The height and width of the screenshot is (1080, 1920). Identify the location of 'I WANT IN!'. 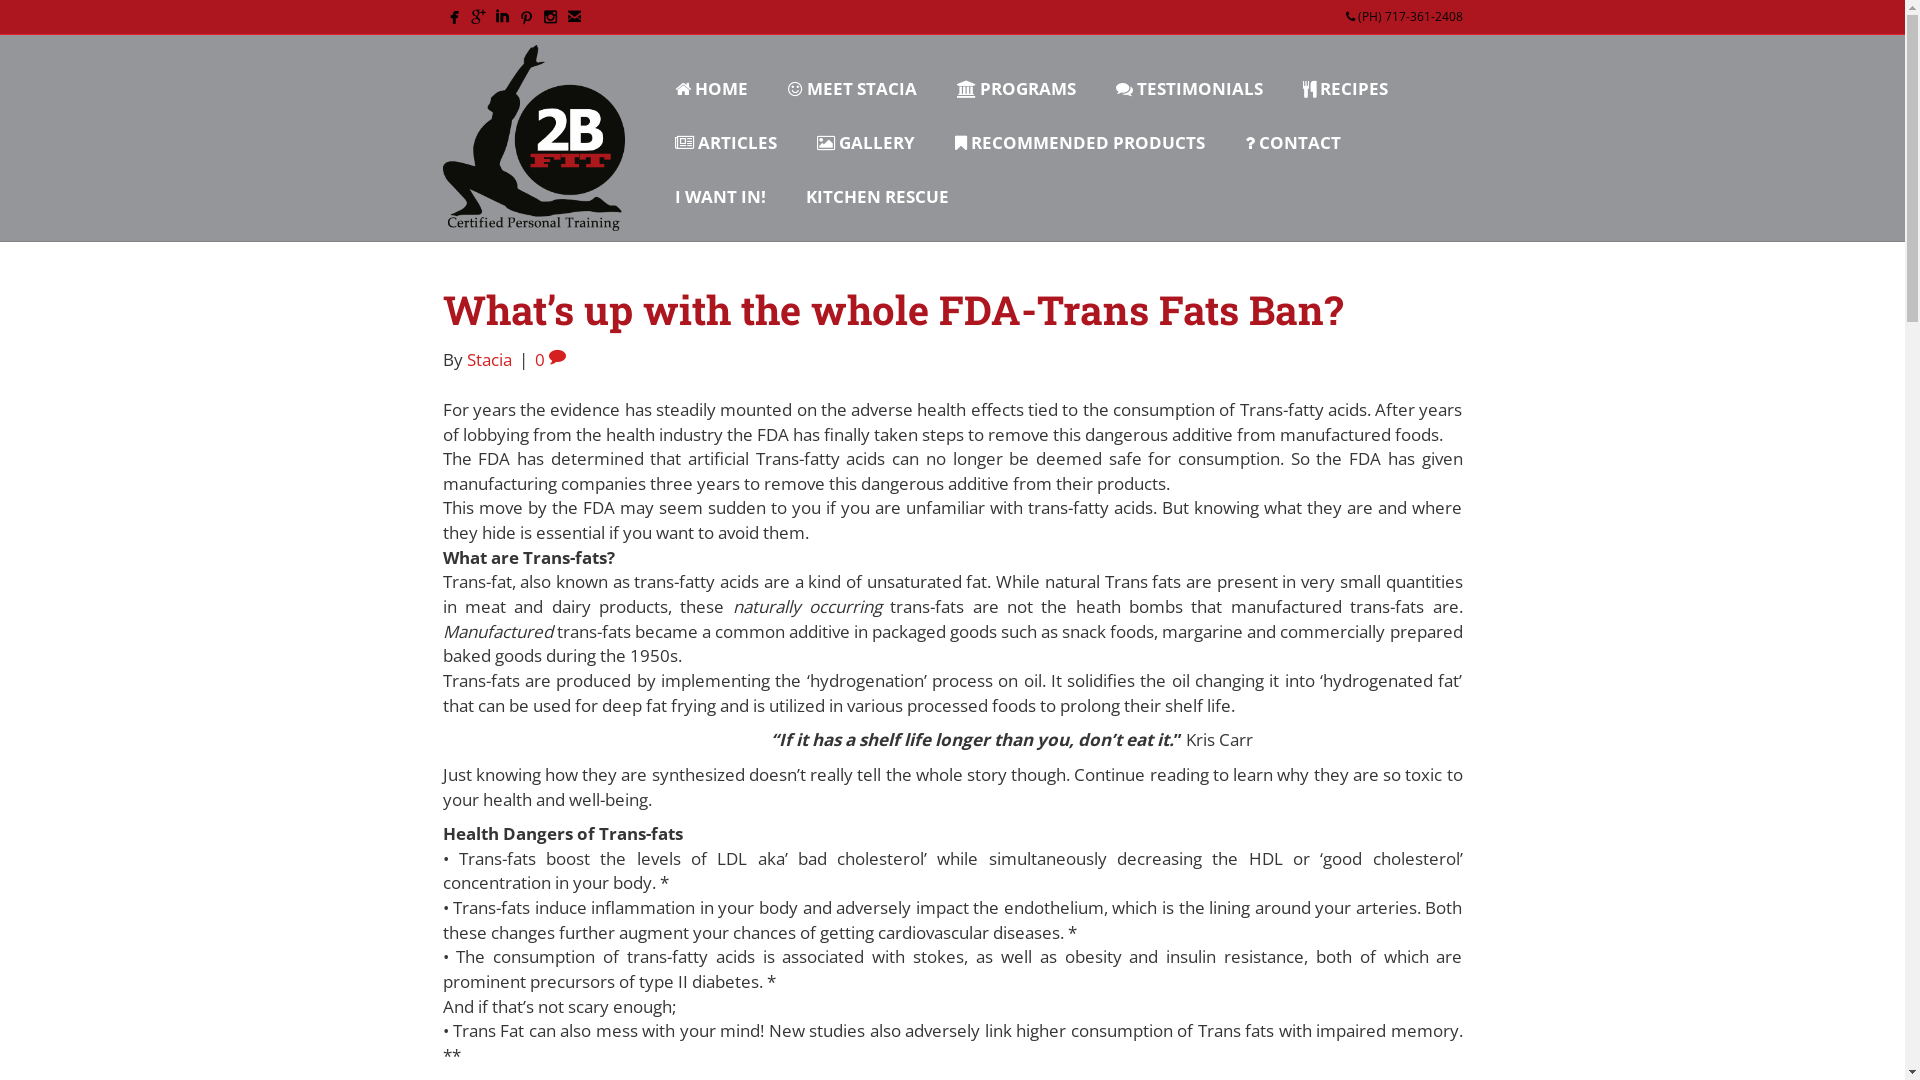
(720, 192).